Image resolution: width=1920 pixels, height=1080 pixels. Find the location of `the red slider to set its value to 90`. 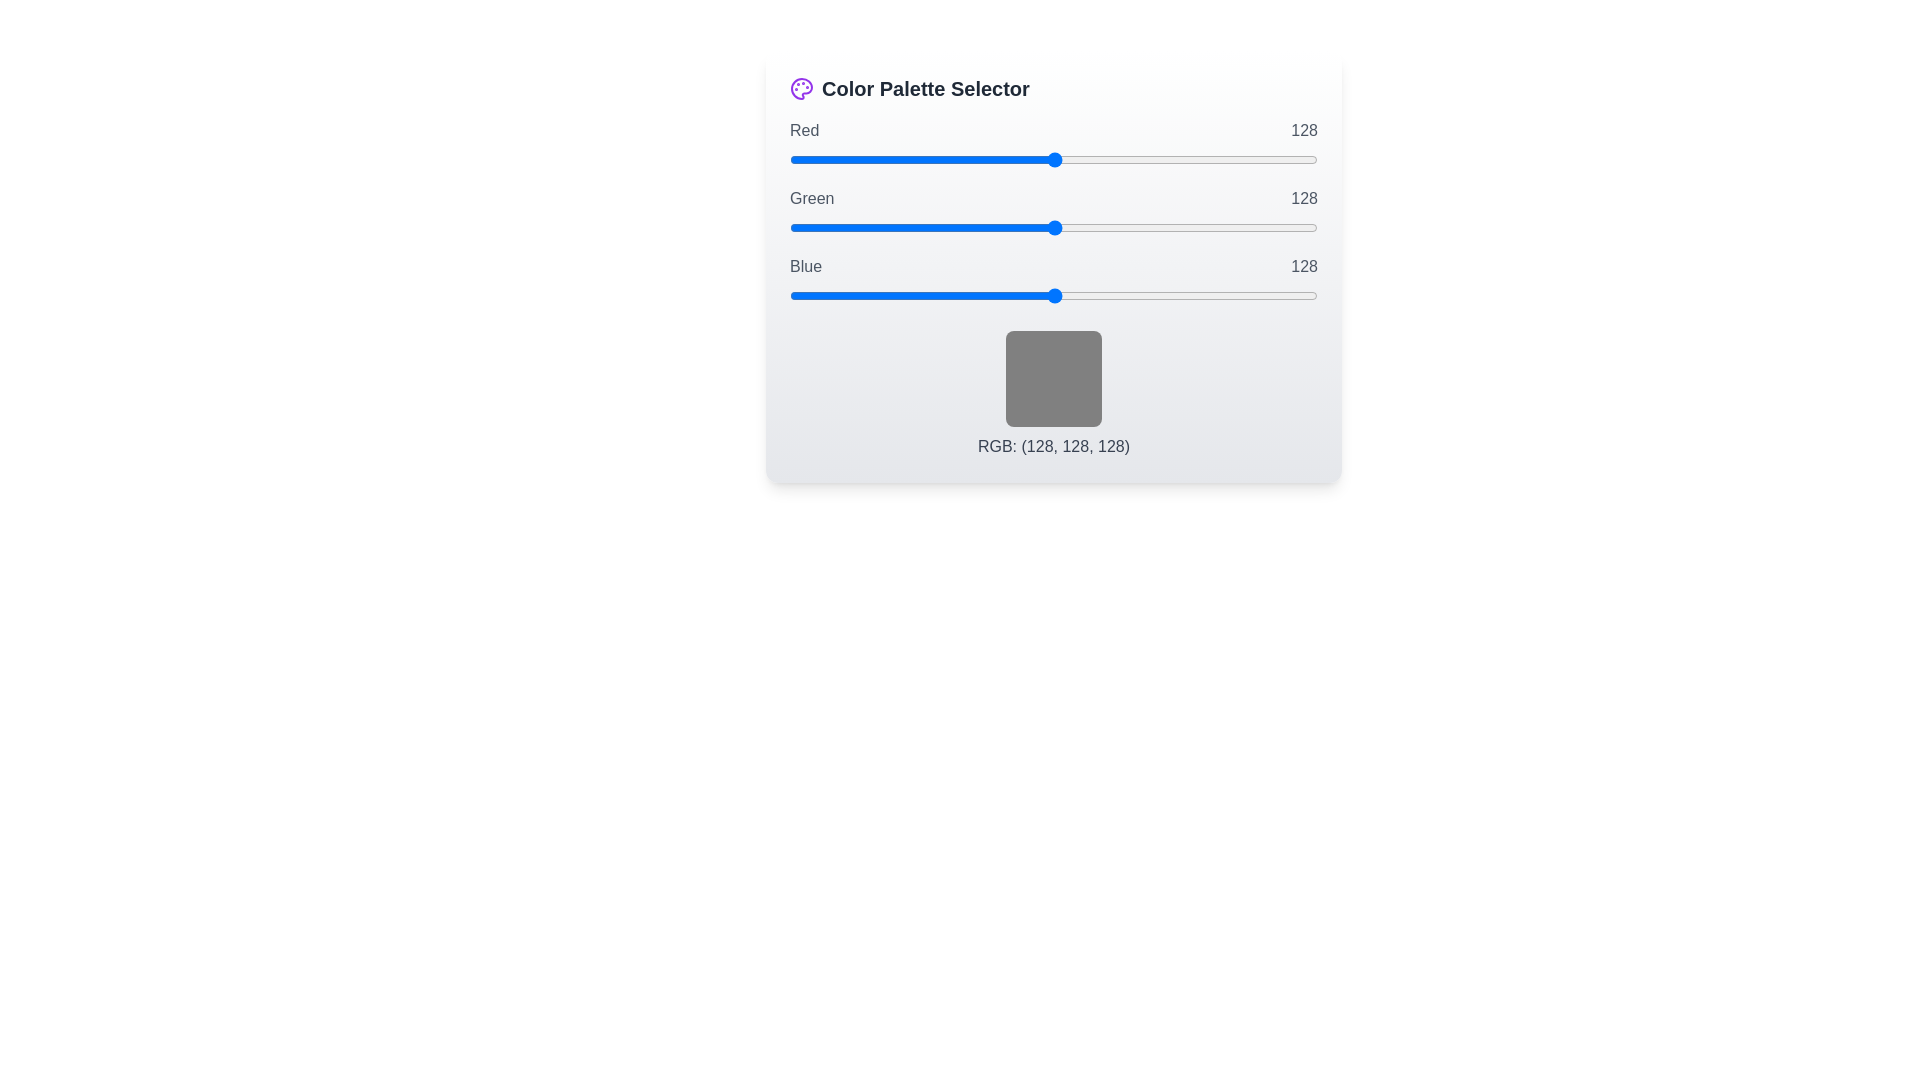

the red slider to set its value to 90 is located at coordinates (976, 158).